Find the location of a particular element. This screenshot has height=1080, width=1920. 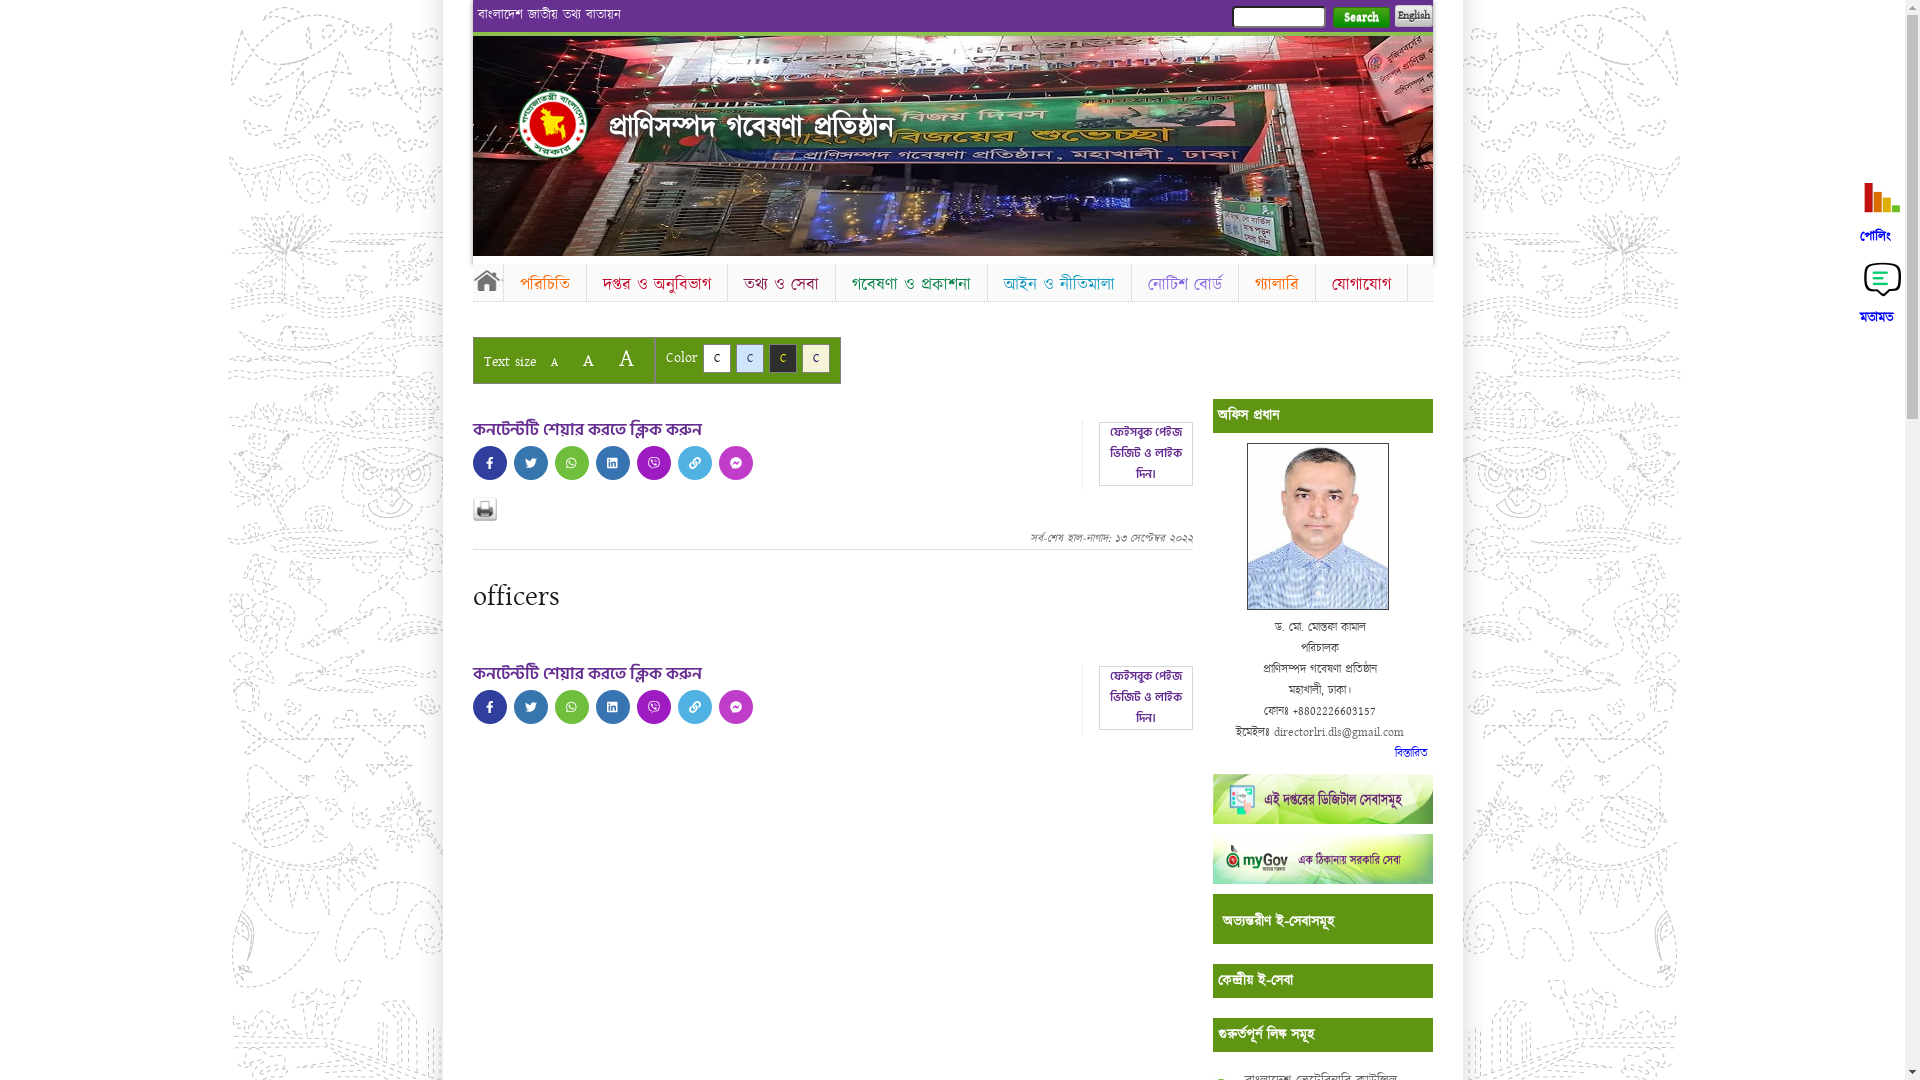

'A' is located at coordinates (624, 357).